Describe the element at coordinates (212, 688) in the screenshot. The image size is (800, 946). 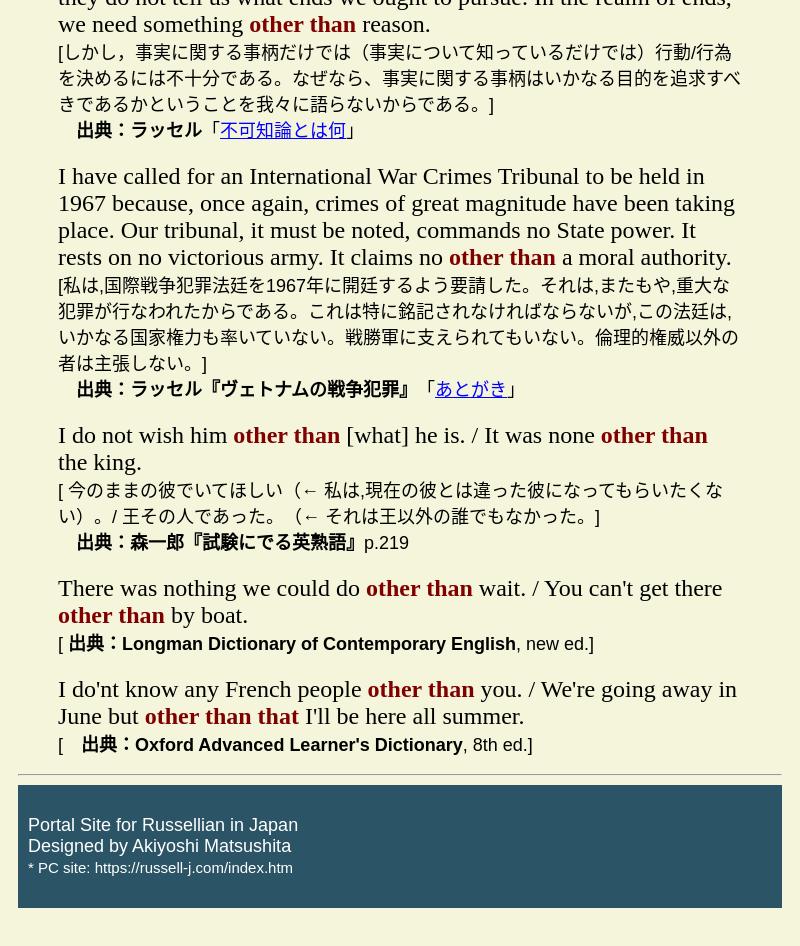
I see `'I do'nt know any French people'` at that location.